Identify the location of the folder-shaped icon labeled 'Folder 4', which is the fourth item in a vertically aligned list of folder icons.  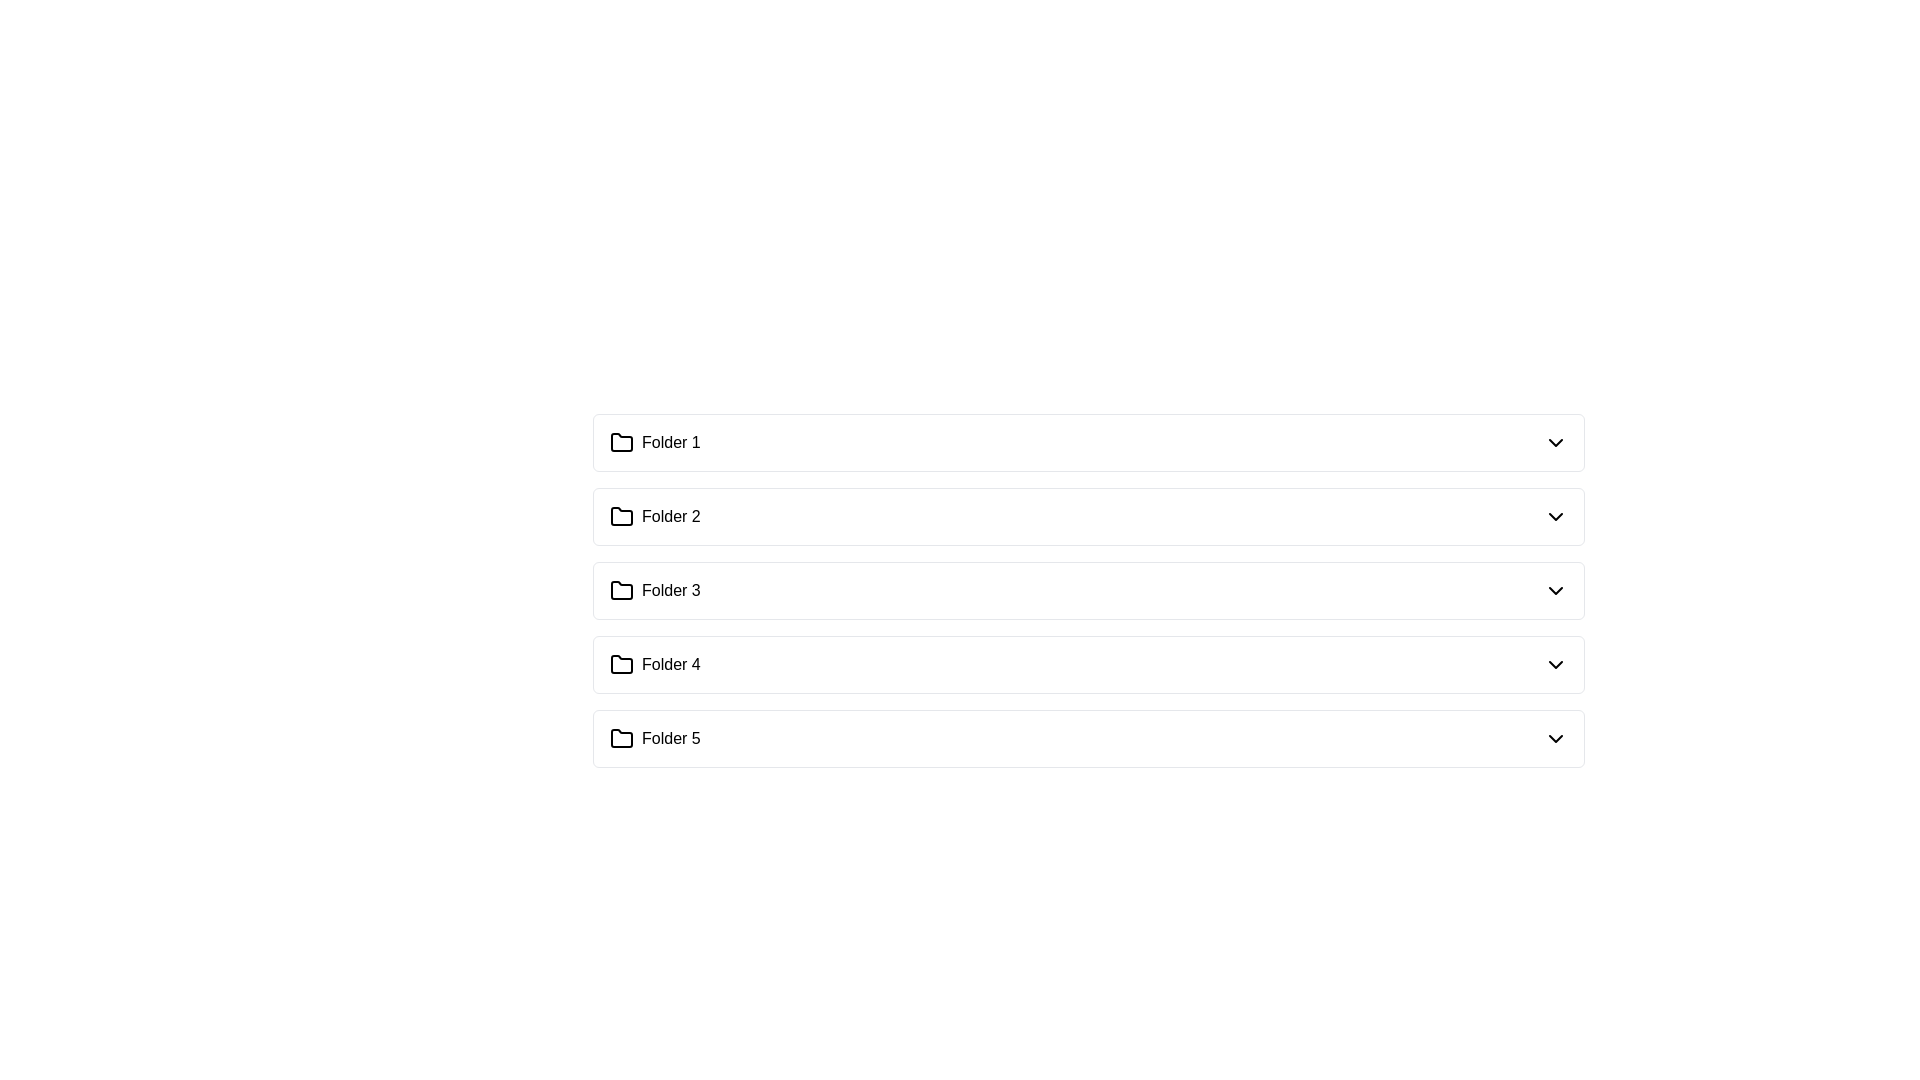
(621, 664).